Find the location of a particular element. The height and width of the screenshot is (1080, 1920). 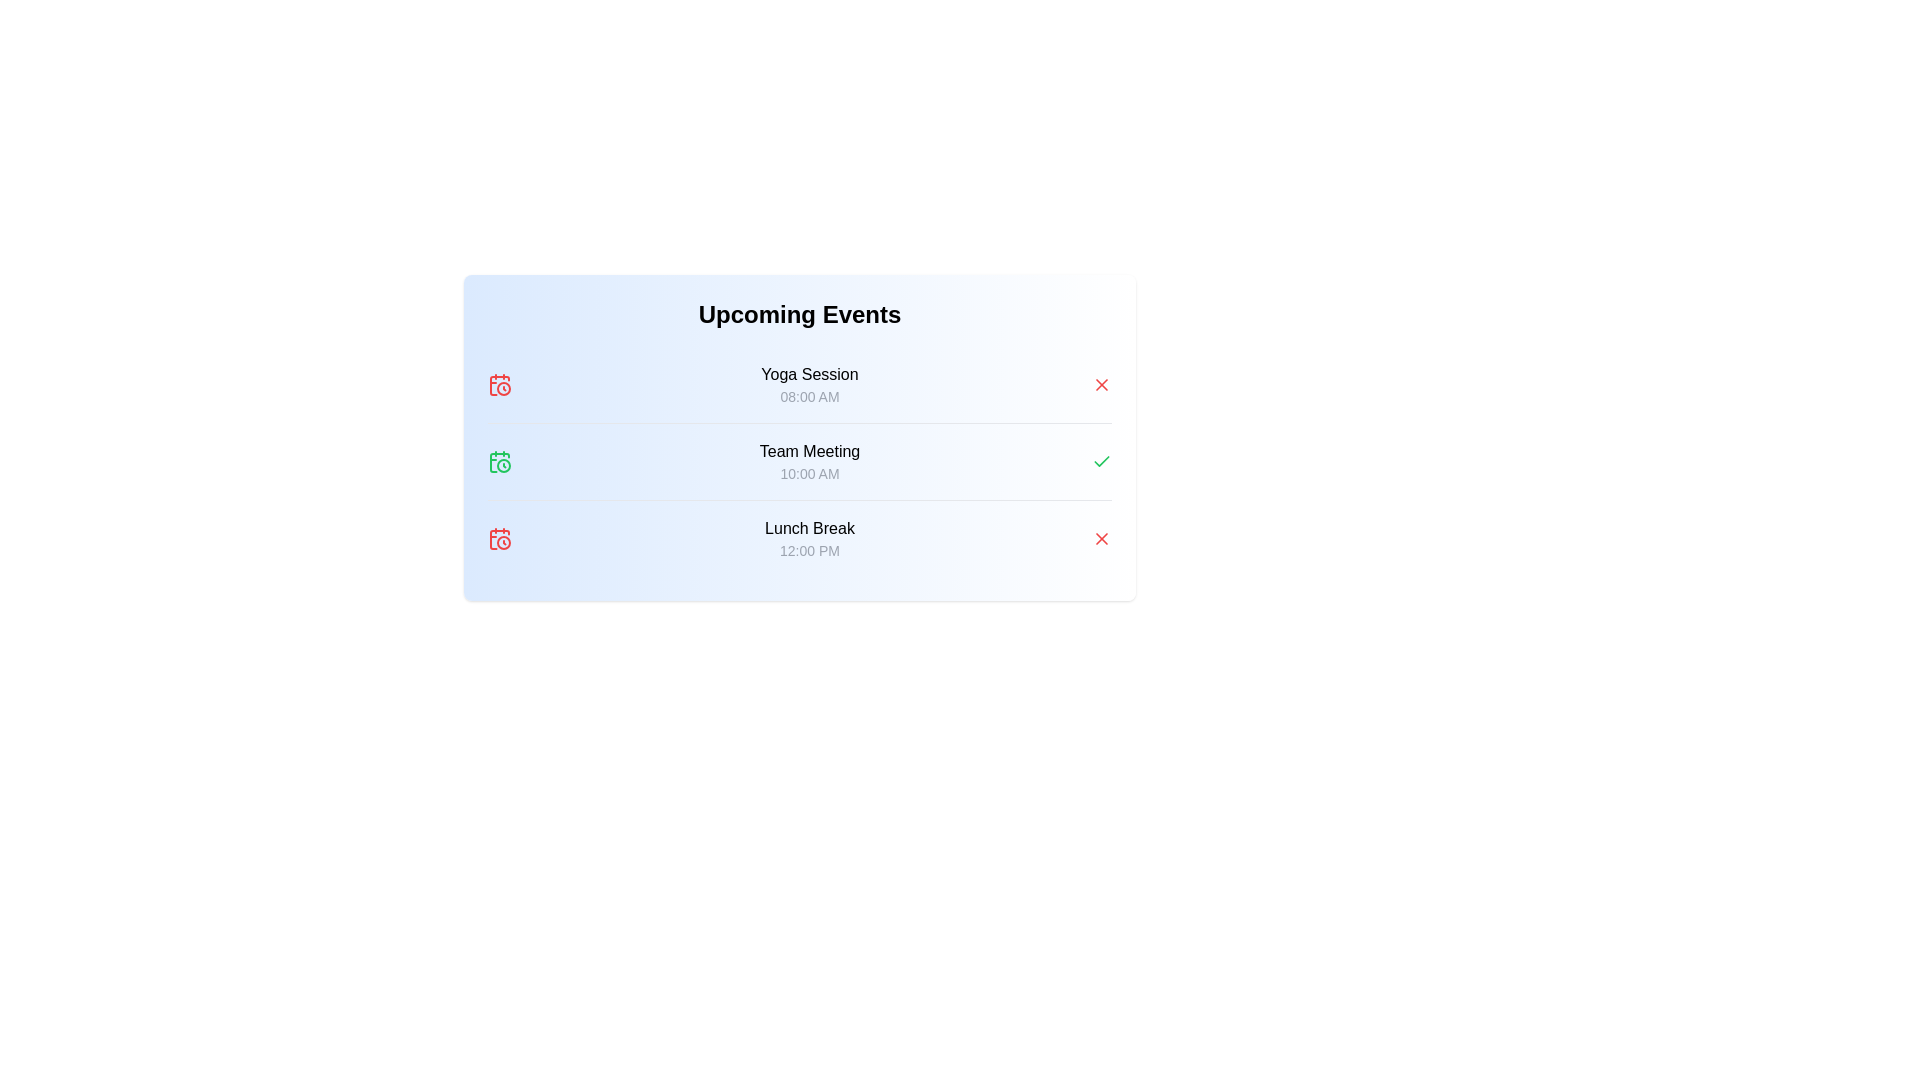

the text label that serves as the title for the event scheduled at '12:00 PM' in the third row of the 'Upcoming Events' list is located at coordinates (810, 527).